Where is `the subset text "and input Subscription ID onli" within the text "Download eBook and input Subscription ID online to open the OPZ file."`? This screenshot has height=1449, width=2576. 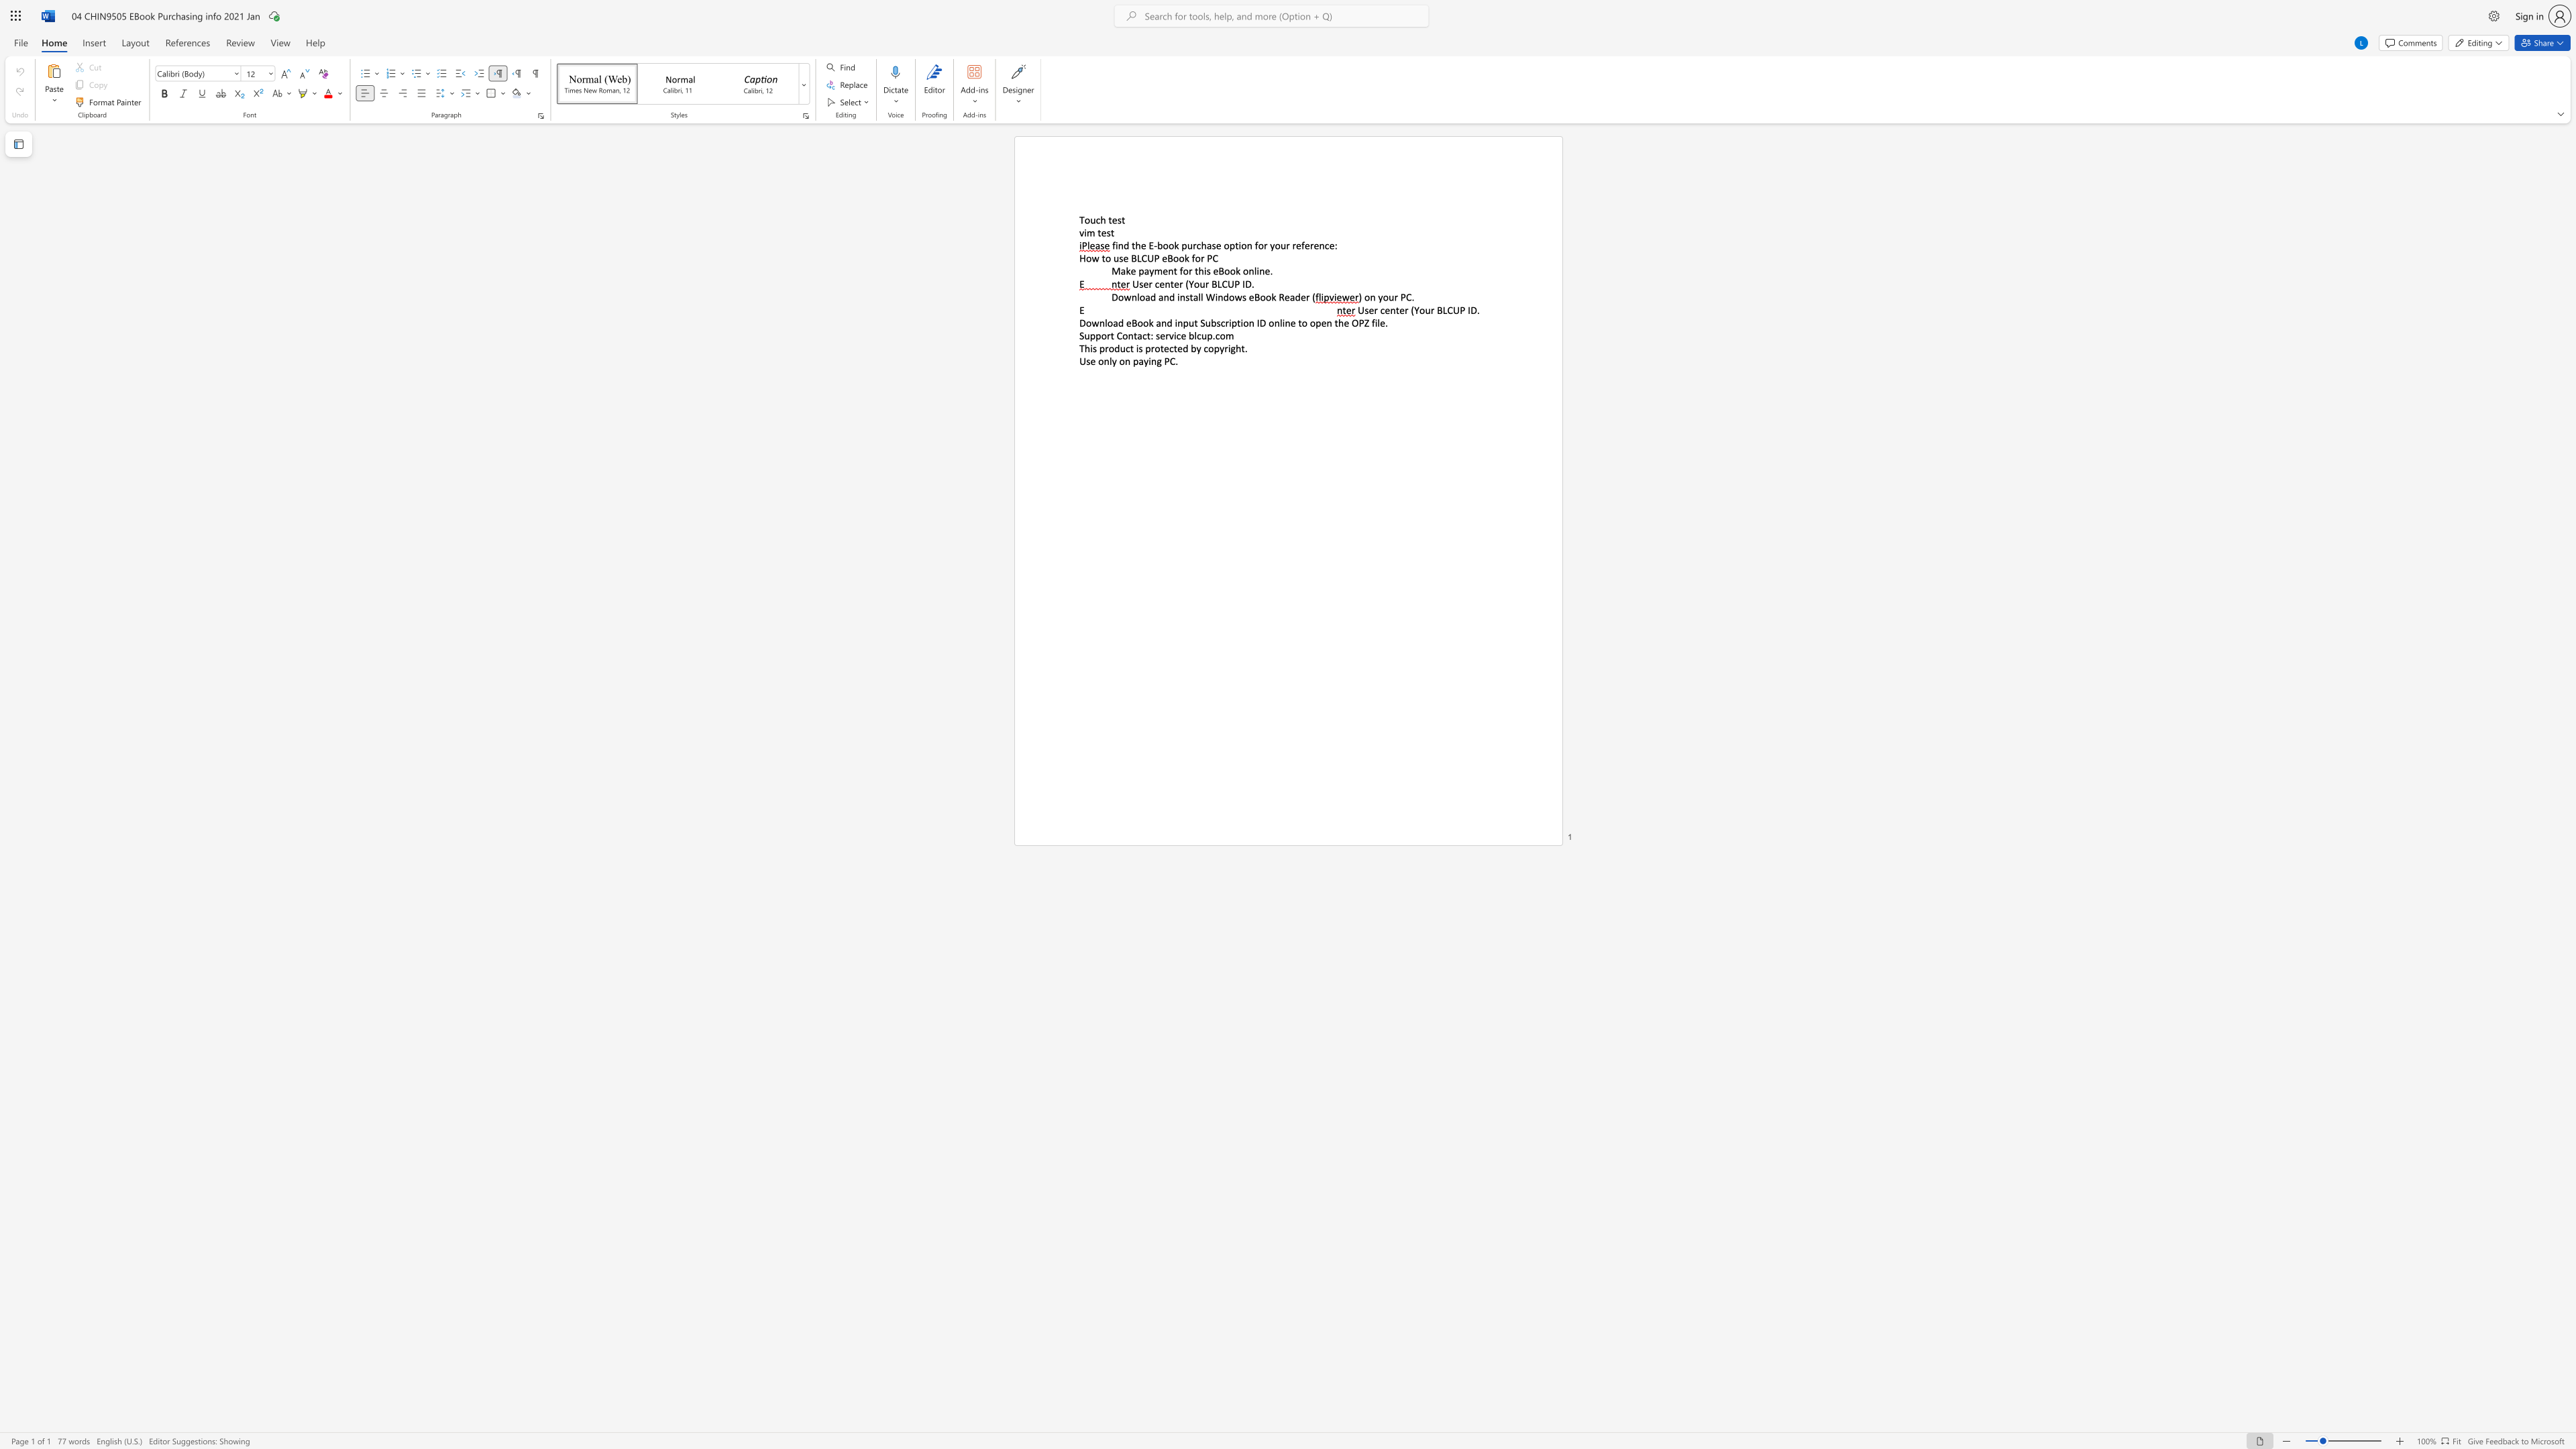 the subset text "and input Subscription ID onli" within the text "Download eBook and input Subscription ID online to open the OPZ file." is located at coordinates (1155, 321).